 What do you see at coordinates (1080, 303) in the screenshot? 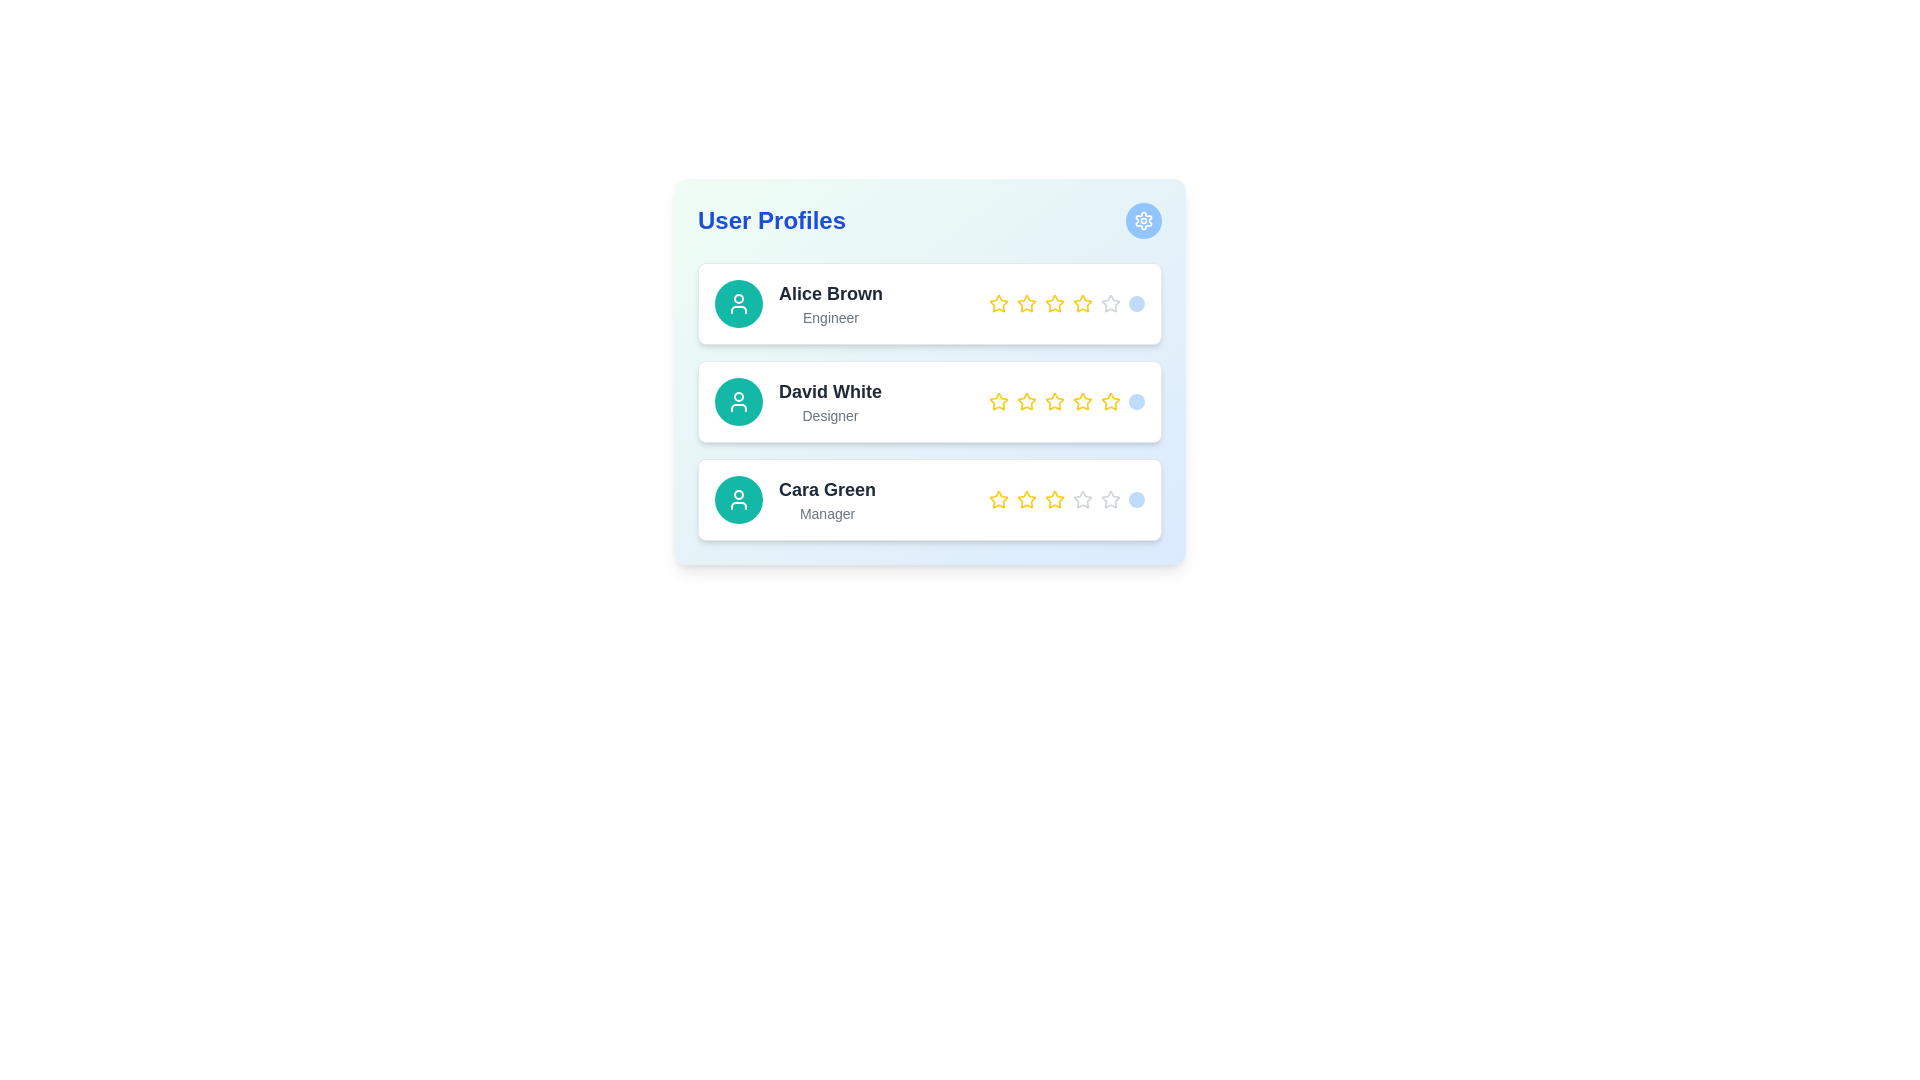
I see `the fourth star in the five-star rating system on Alice Brown's user profile card` at bounding box center [1080, 303].